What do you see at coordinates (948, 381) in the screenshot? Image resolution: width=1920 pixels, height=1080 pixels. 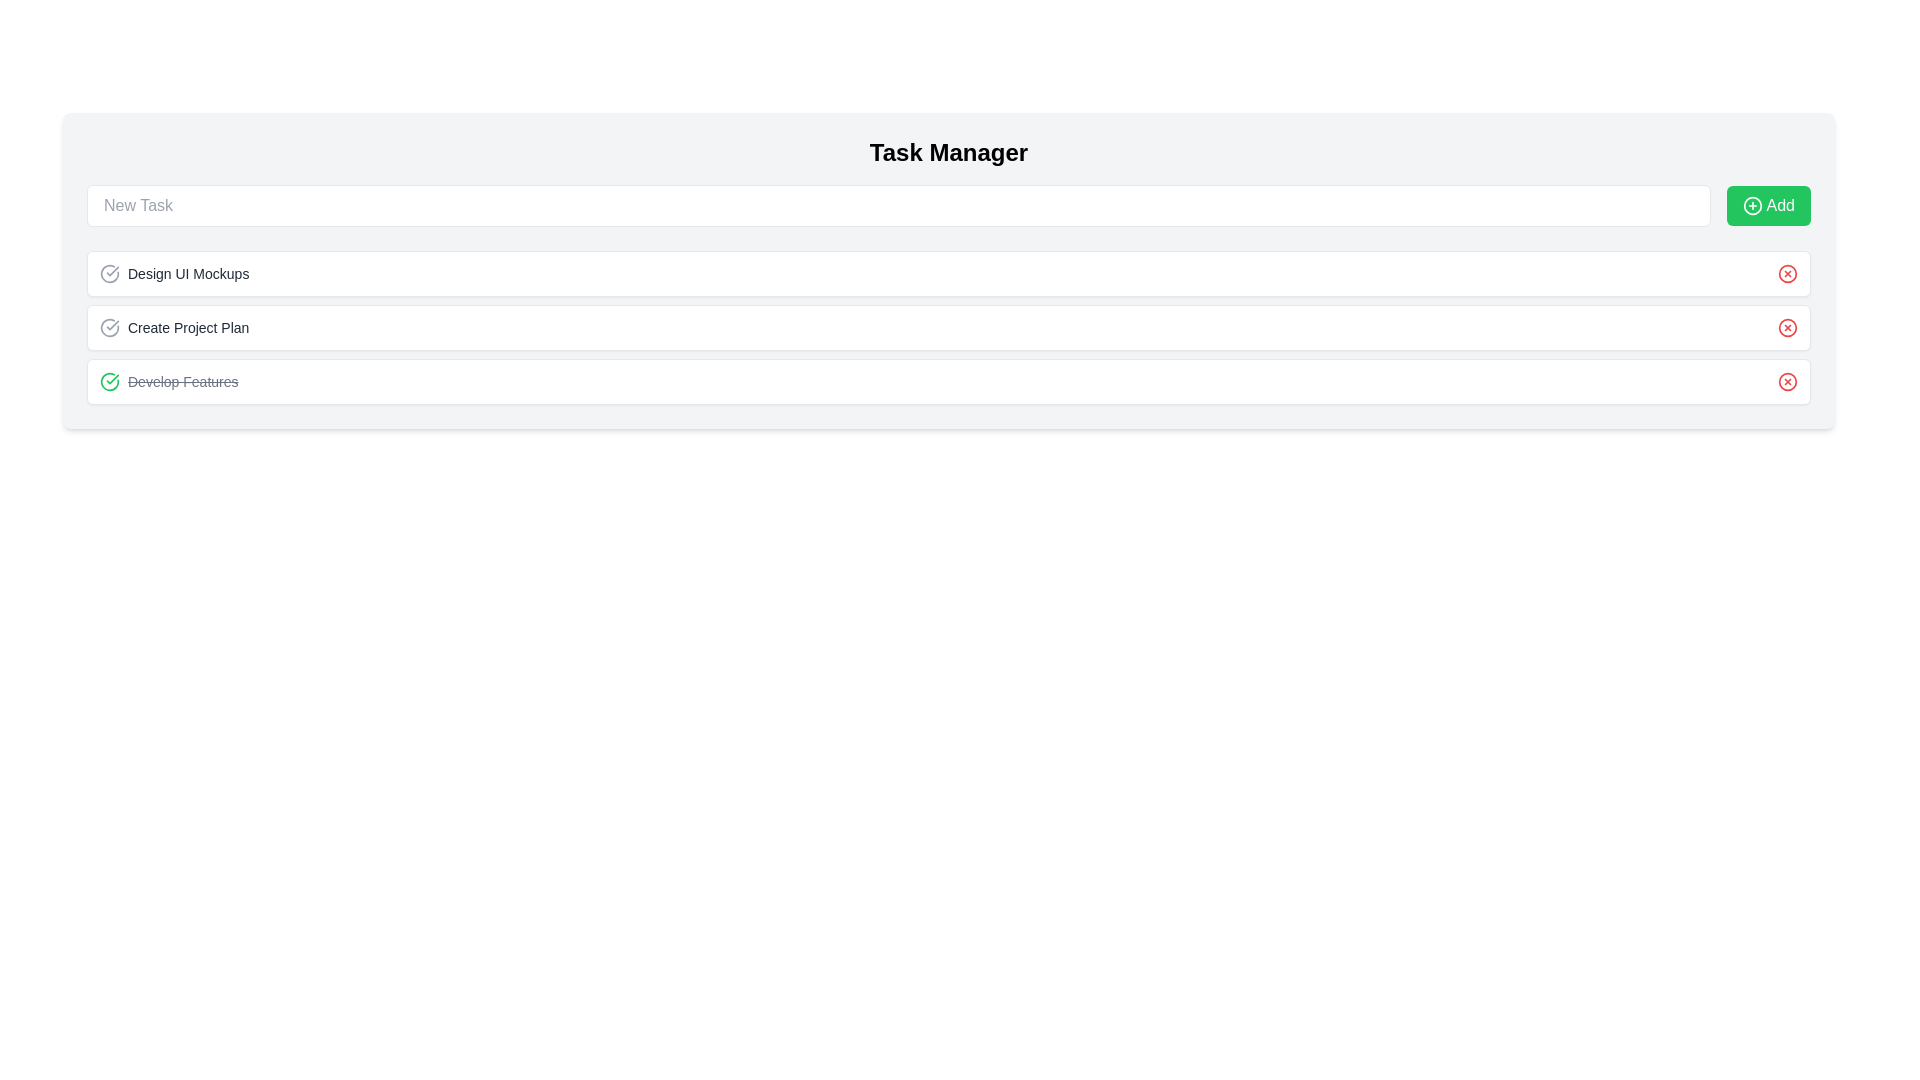 I see `the completed task card, which is the third item in the vertical list under the 'Tasks' section, positioned between 'Create Project Plan' and the next item` at bounding box center [948, 381].